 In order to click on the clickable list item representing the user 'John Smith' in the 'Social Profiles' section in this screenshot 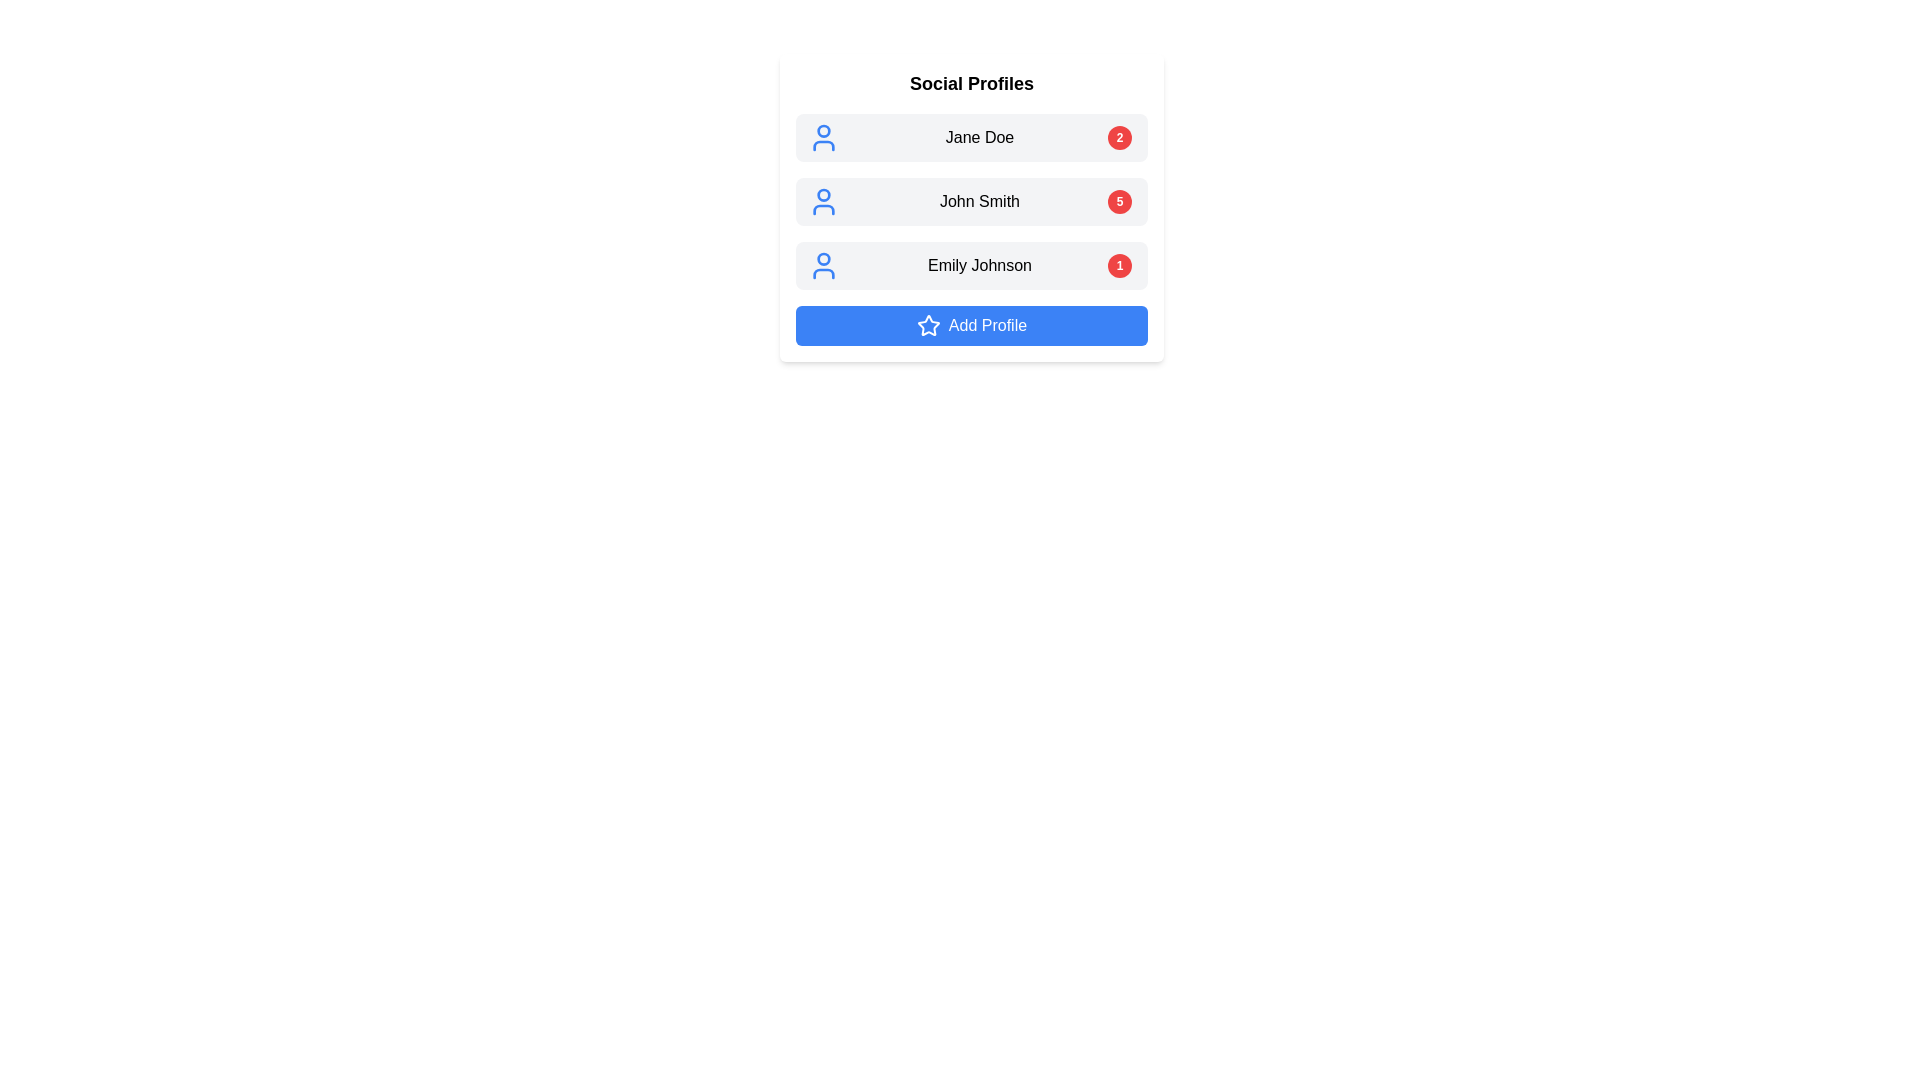, I will do `click(971, 208)`.